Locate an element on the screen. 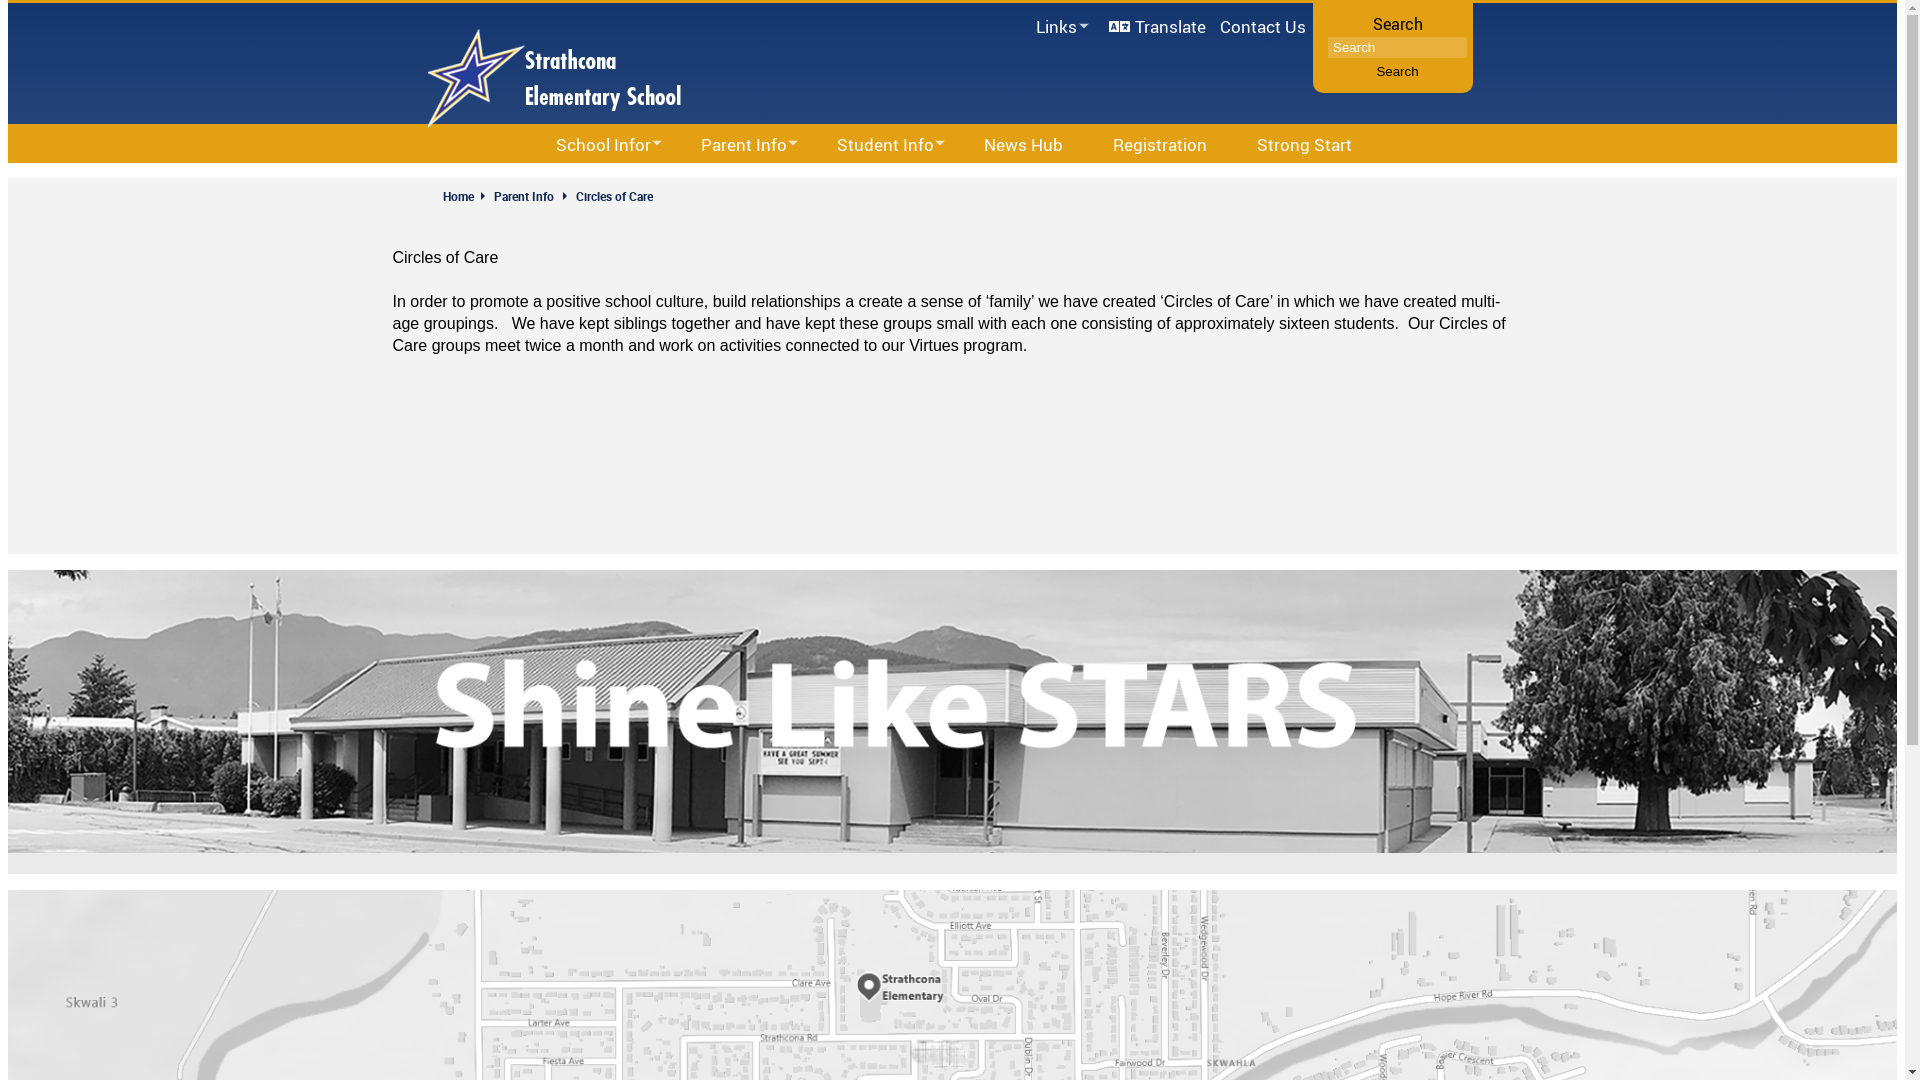  'Contact Us' is located at coordinates (1261, 26).